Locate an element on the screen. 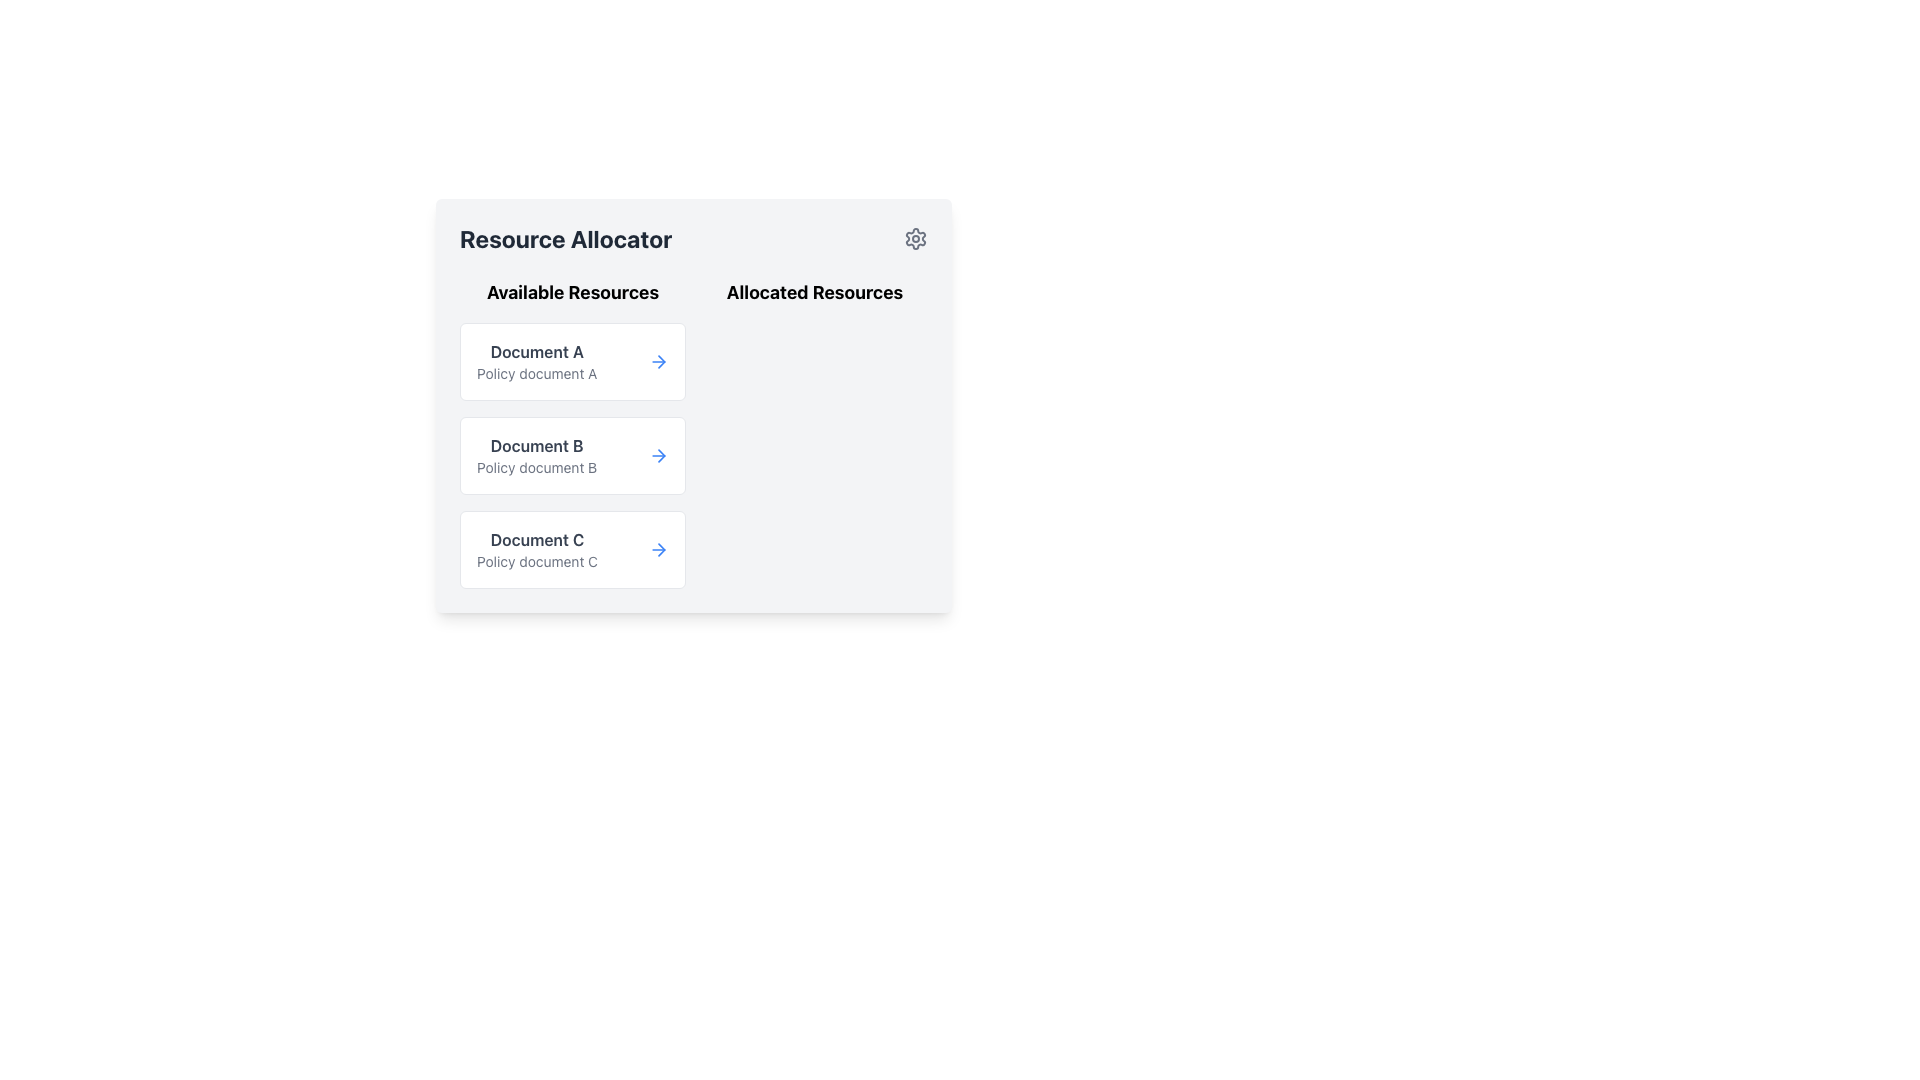 The width and height of the screenshot is (1920, 1080). the static text label titled 'Allocated Resources' located in the top-right corner of the 'Resource Allocator' panel is located at coordinates (815, 293).